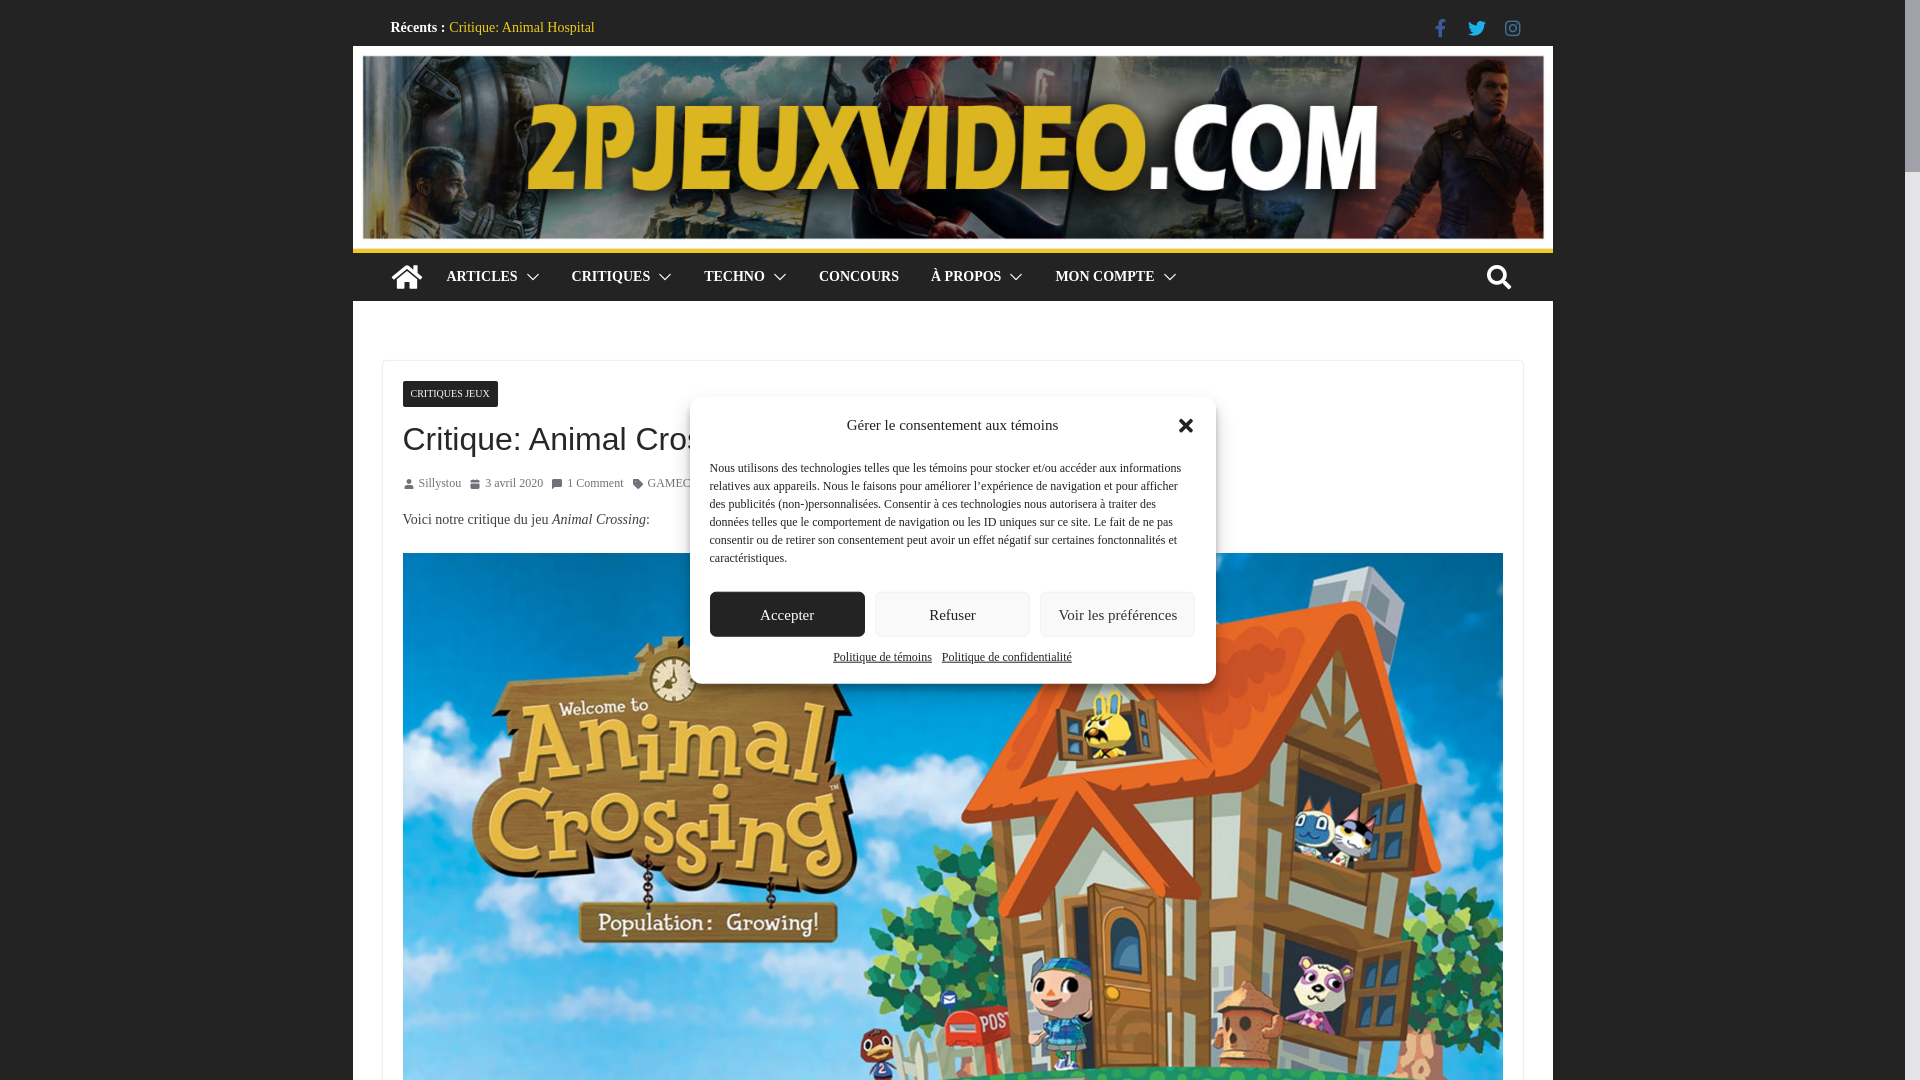 This screenshot has width=1920, height=1080. I want to click on 'Refuser', so click(874, 613).